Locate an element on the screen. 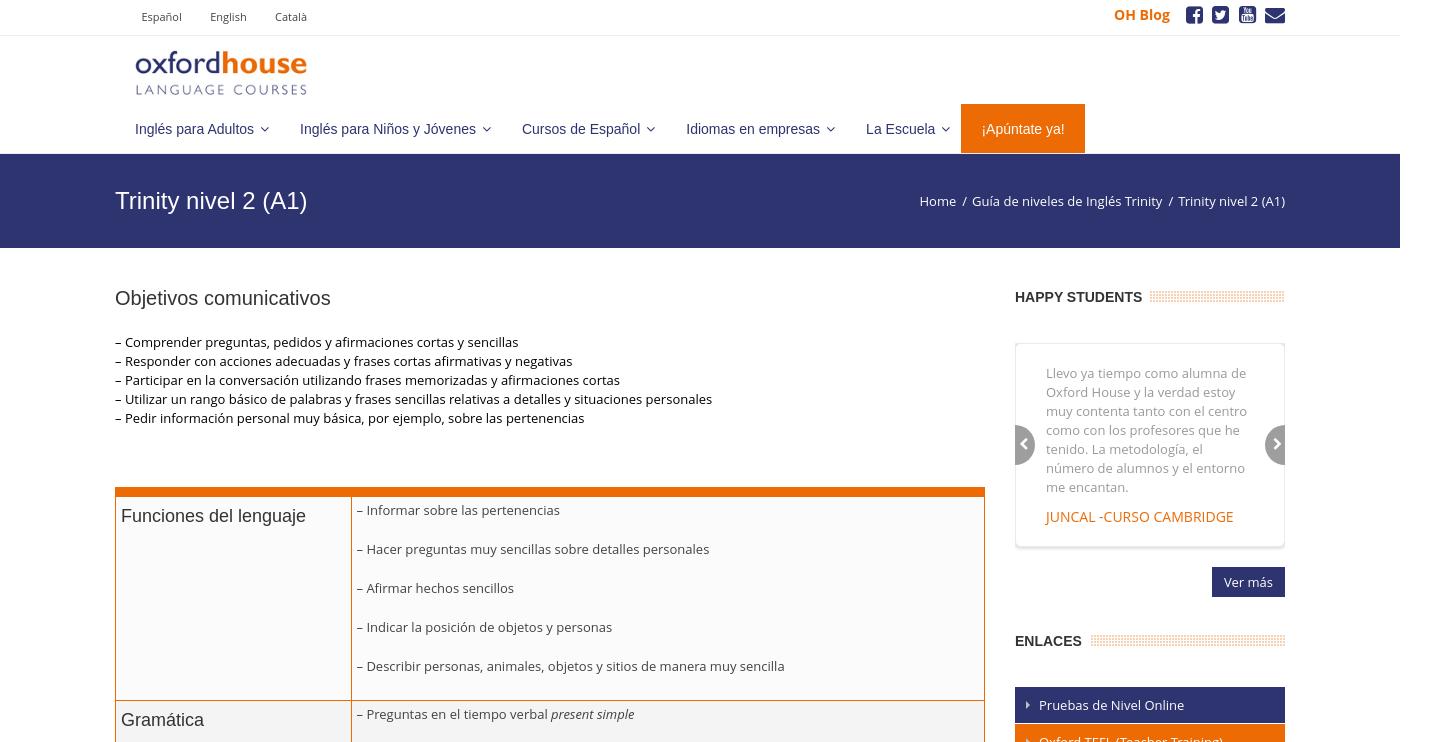 This screenshot has height=742, width=1430. '– Responder con acciones adecuadas y frases cortas afirmativas y negativas' is located at coordinates (113, 360).